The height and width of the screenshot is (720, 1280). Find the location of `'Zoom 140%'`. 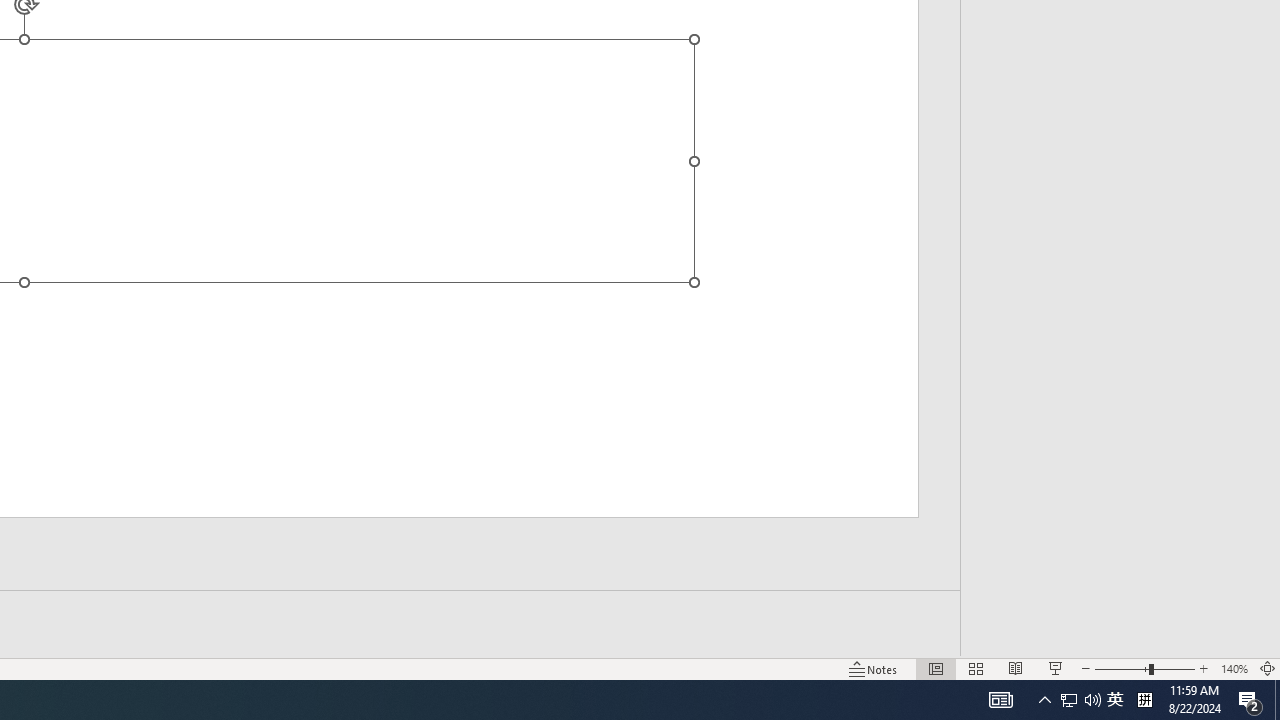

'Zoom 140%' is located at coordinates (1233, 669).